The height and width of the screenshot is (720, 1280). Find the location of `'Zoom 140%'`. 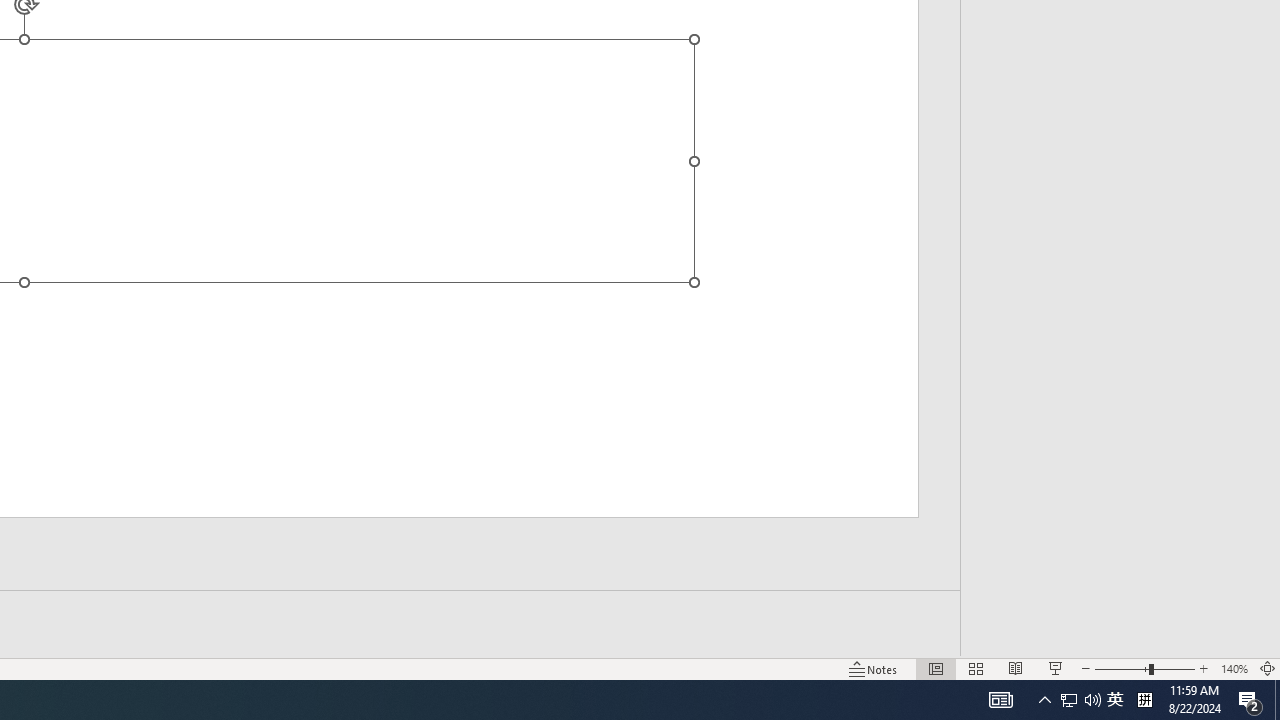

'Zoom 140%' is located at coordinates (1233, 669).